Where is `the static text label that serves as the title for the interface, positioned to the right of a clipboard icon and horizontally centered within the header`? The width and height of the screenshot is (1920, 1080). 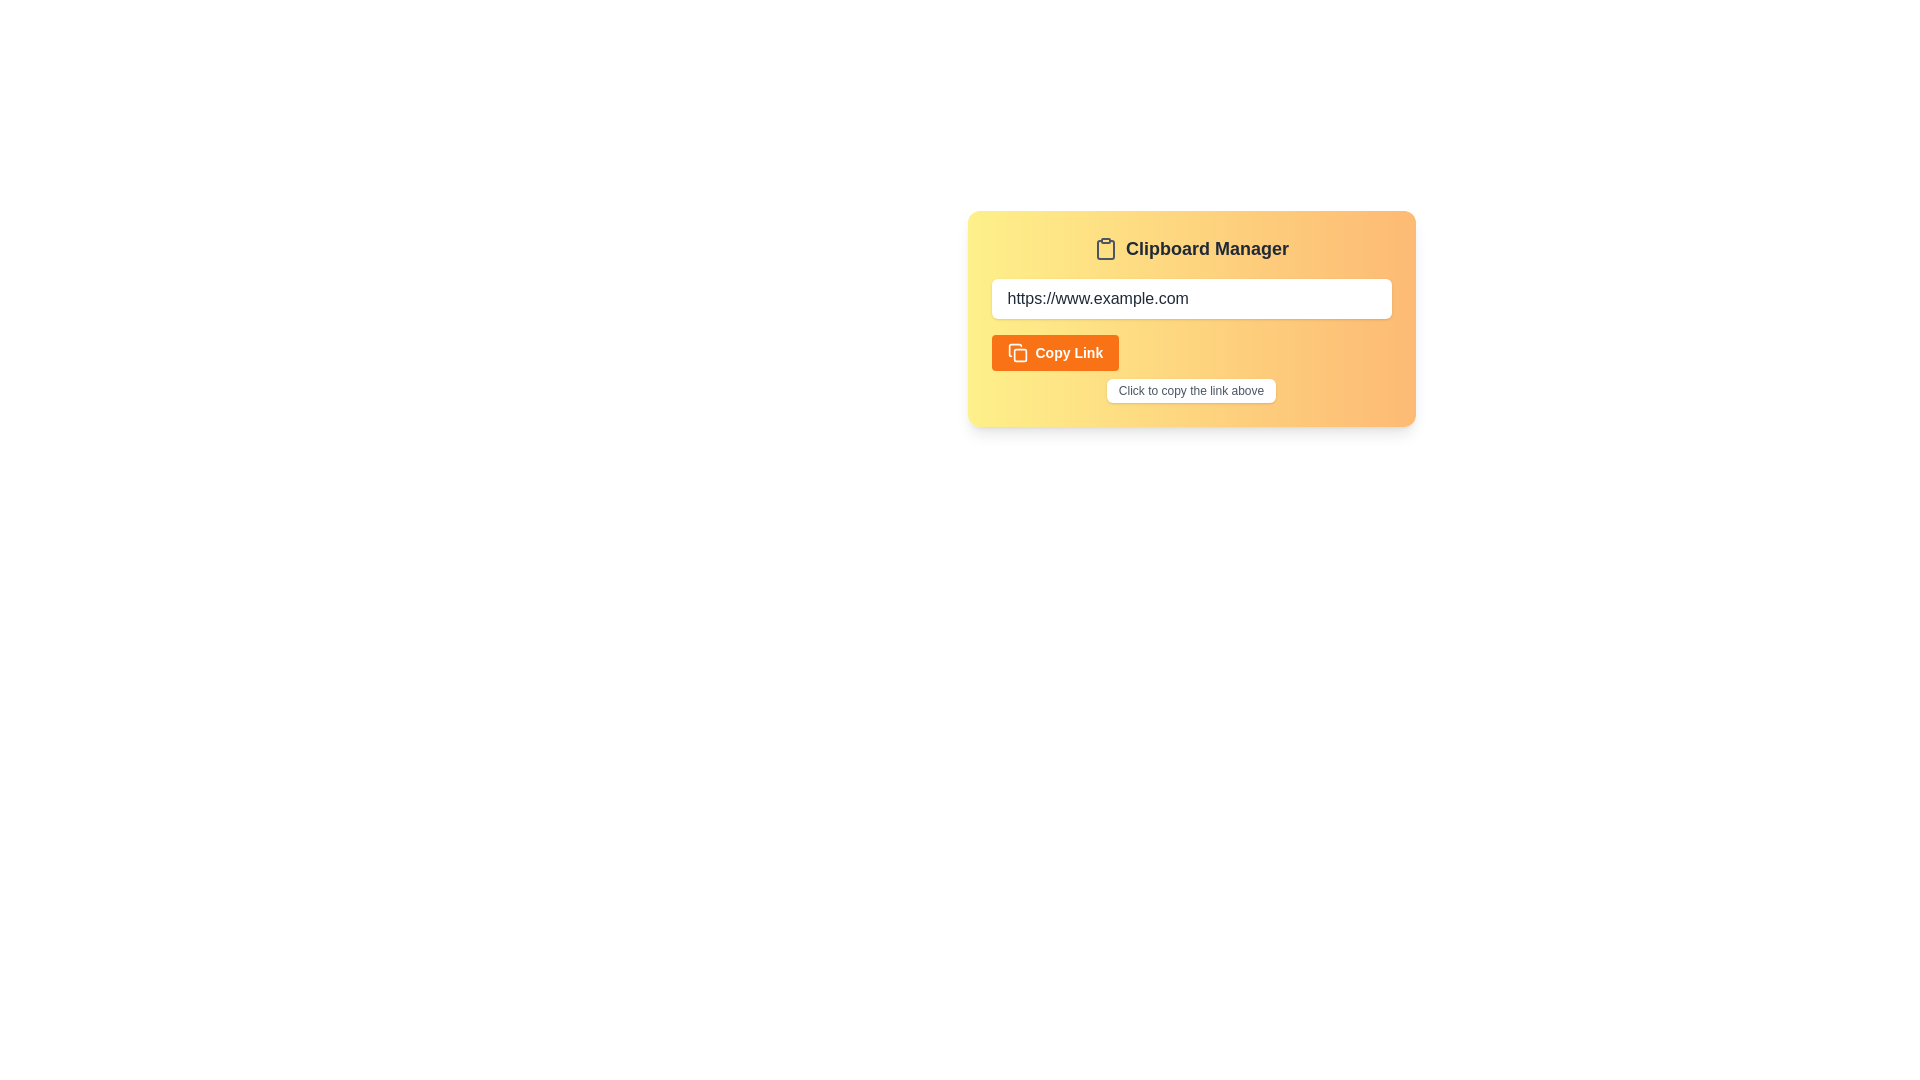 the static text label that serves as the title for the interface, positioned to the right of a clipboard icon and horizontally centered within the header is located at coordinates (1206, 248).